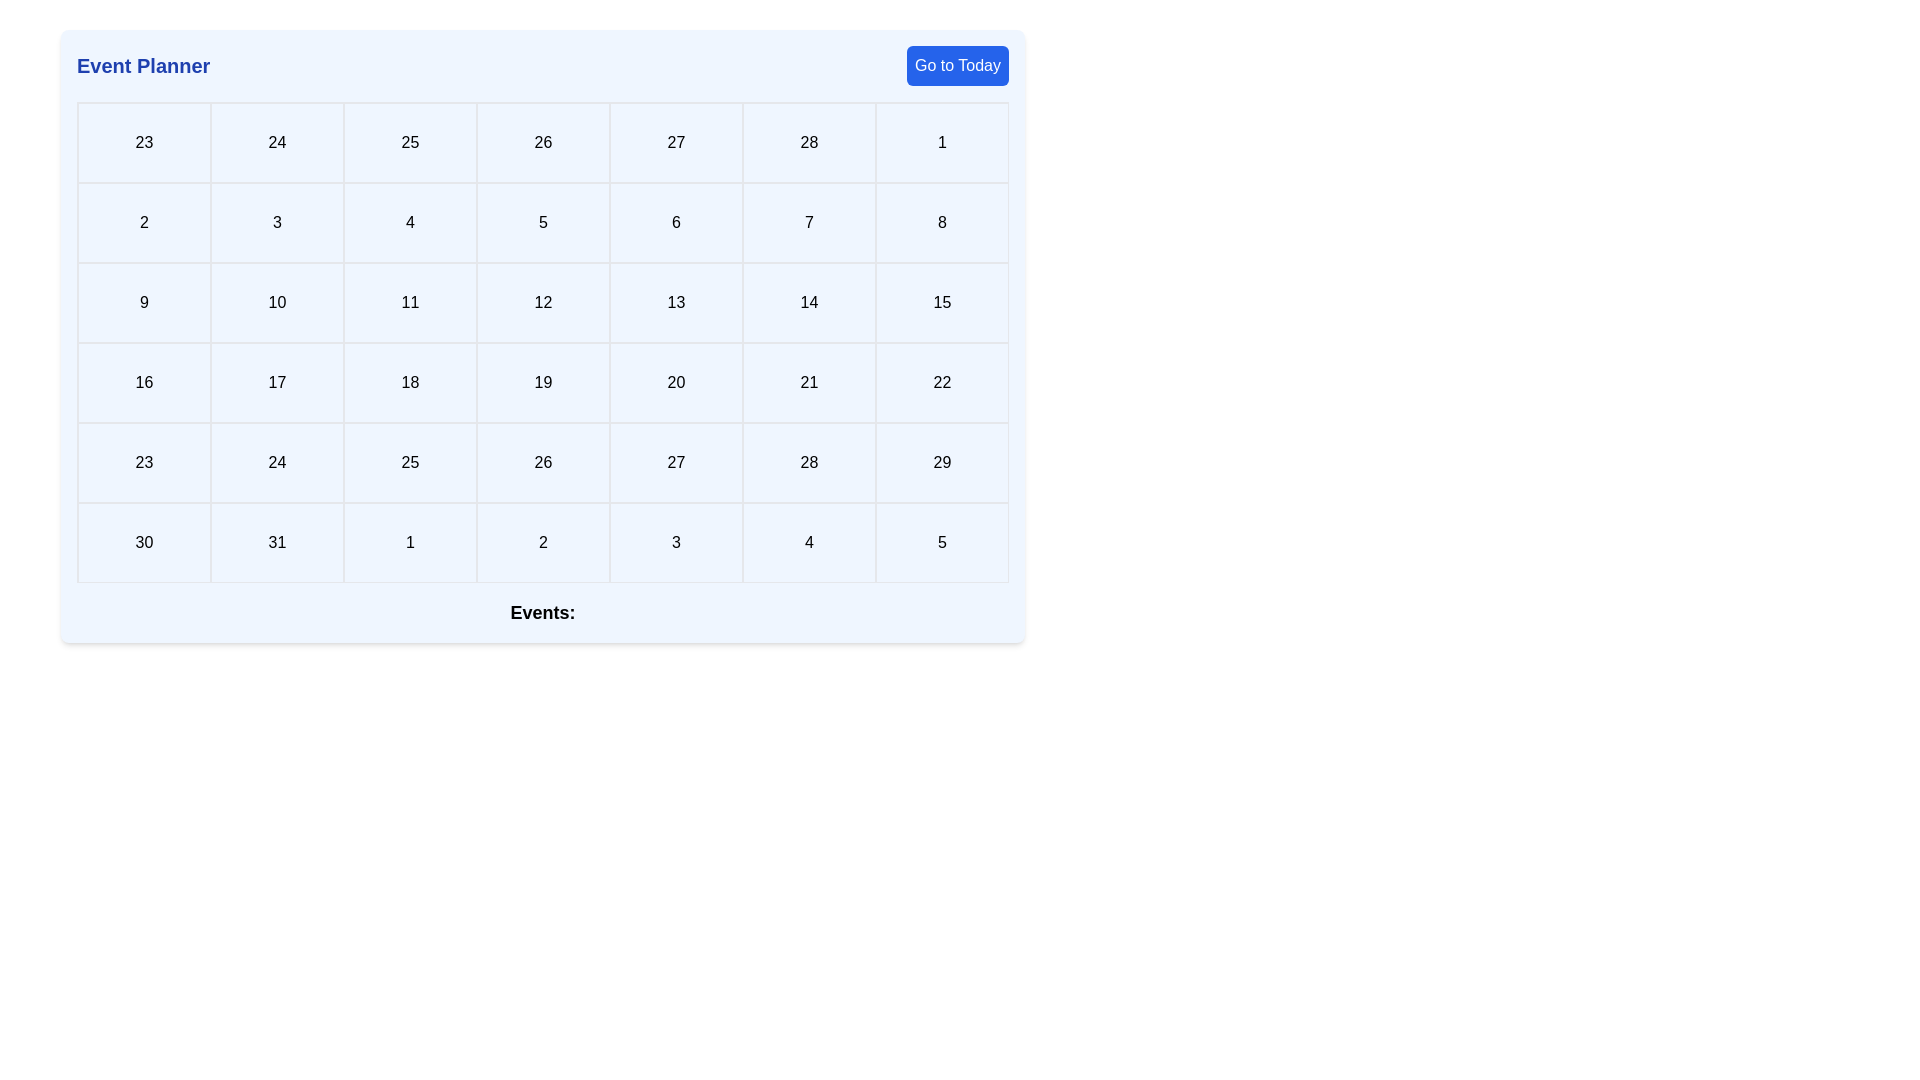 The height and width of the screenshot is (1080, 1920). I want to click on the light blue square-shaped button containing the number '25', so click(409, 141).